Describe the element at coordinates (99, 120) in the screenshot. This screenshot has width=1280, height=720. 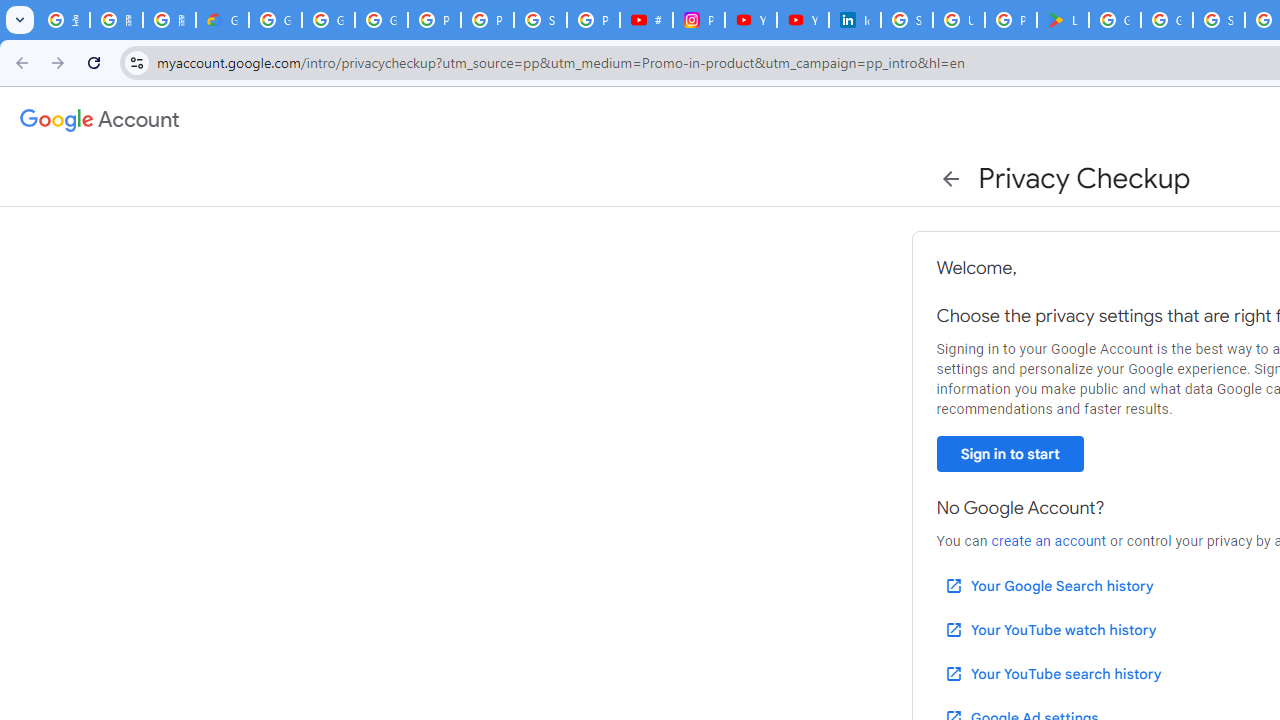
I see `'Google Account settings'` at that location.